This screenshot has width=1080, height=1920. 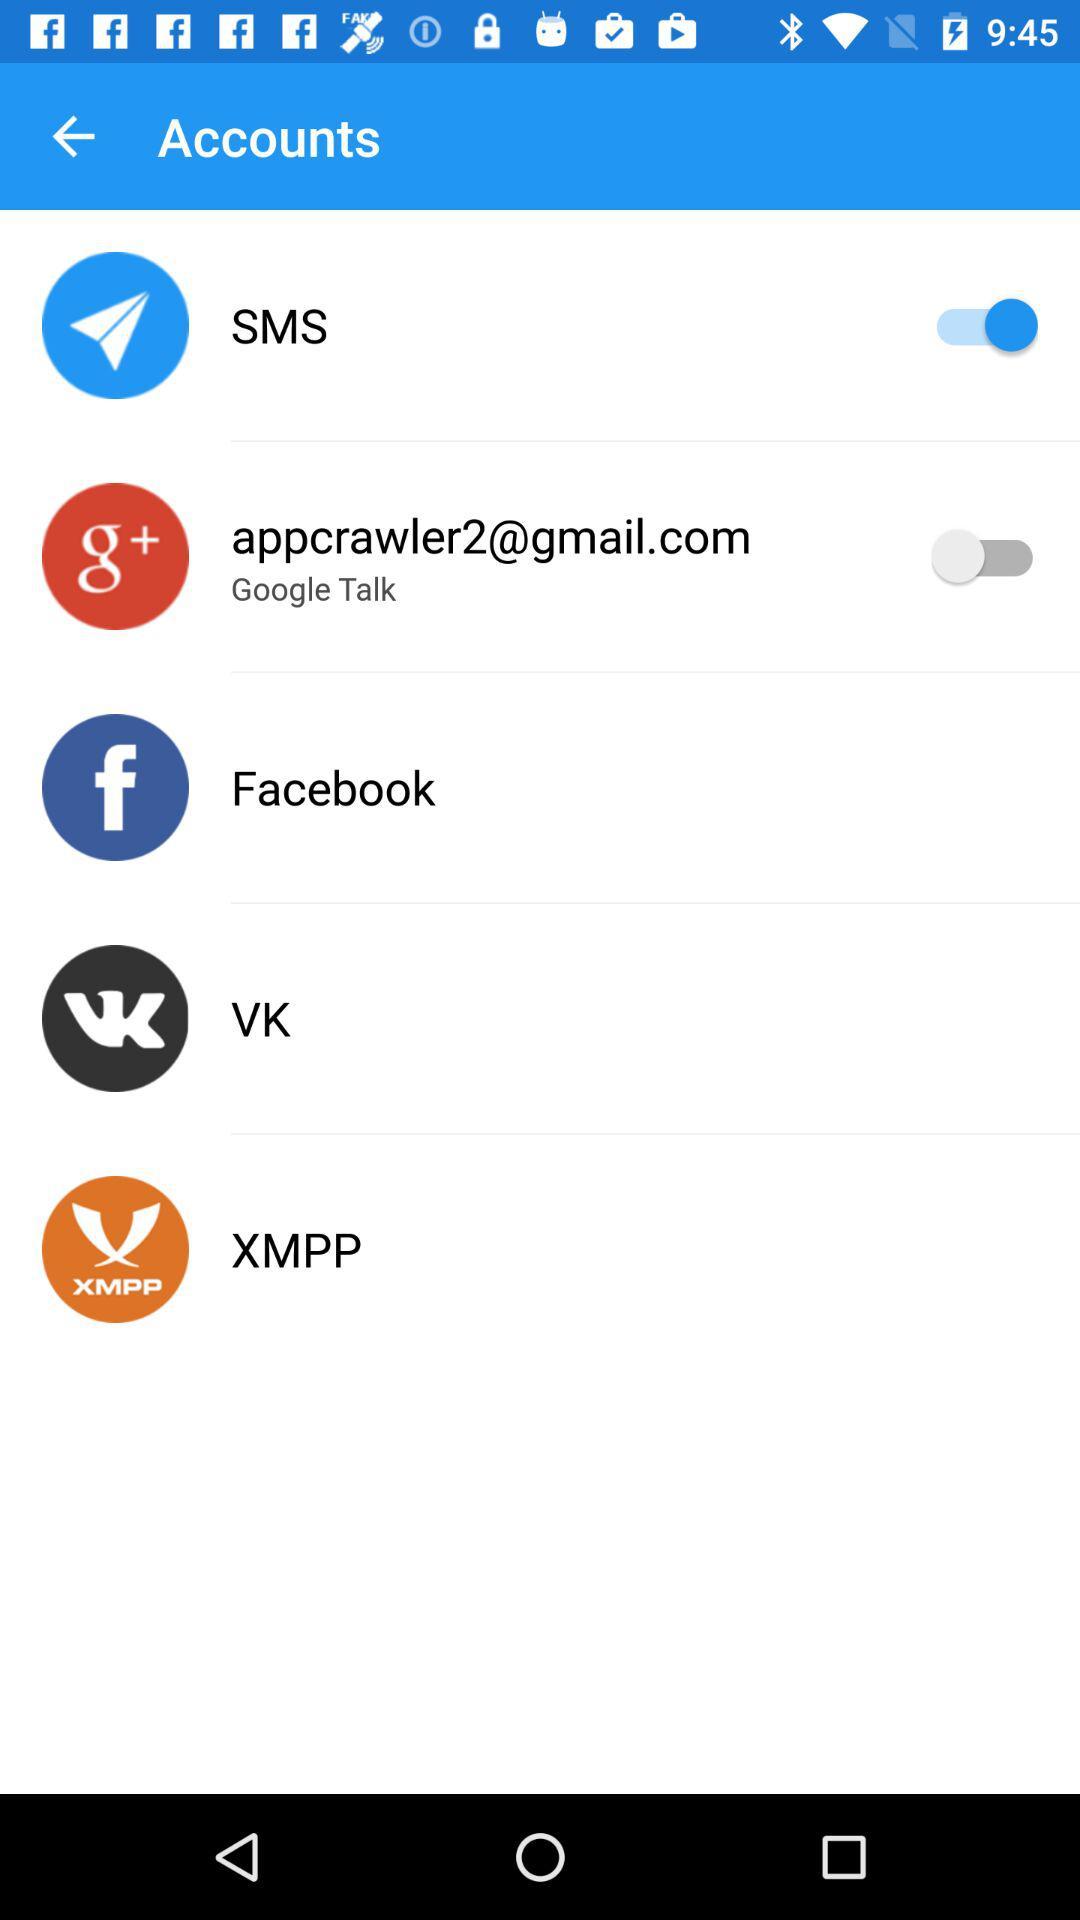 What do you see at coordinates (115, 1248) in the screenshot?
I see `xmpp` at bounding box center [115, 1248].